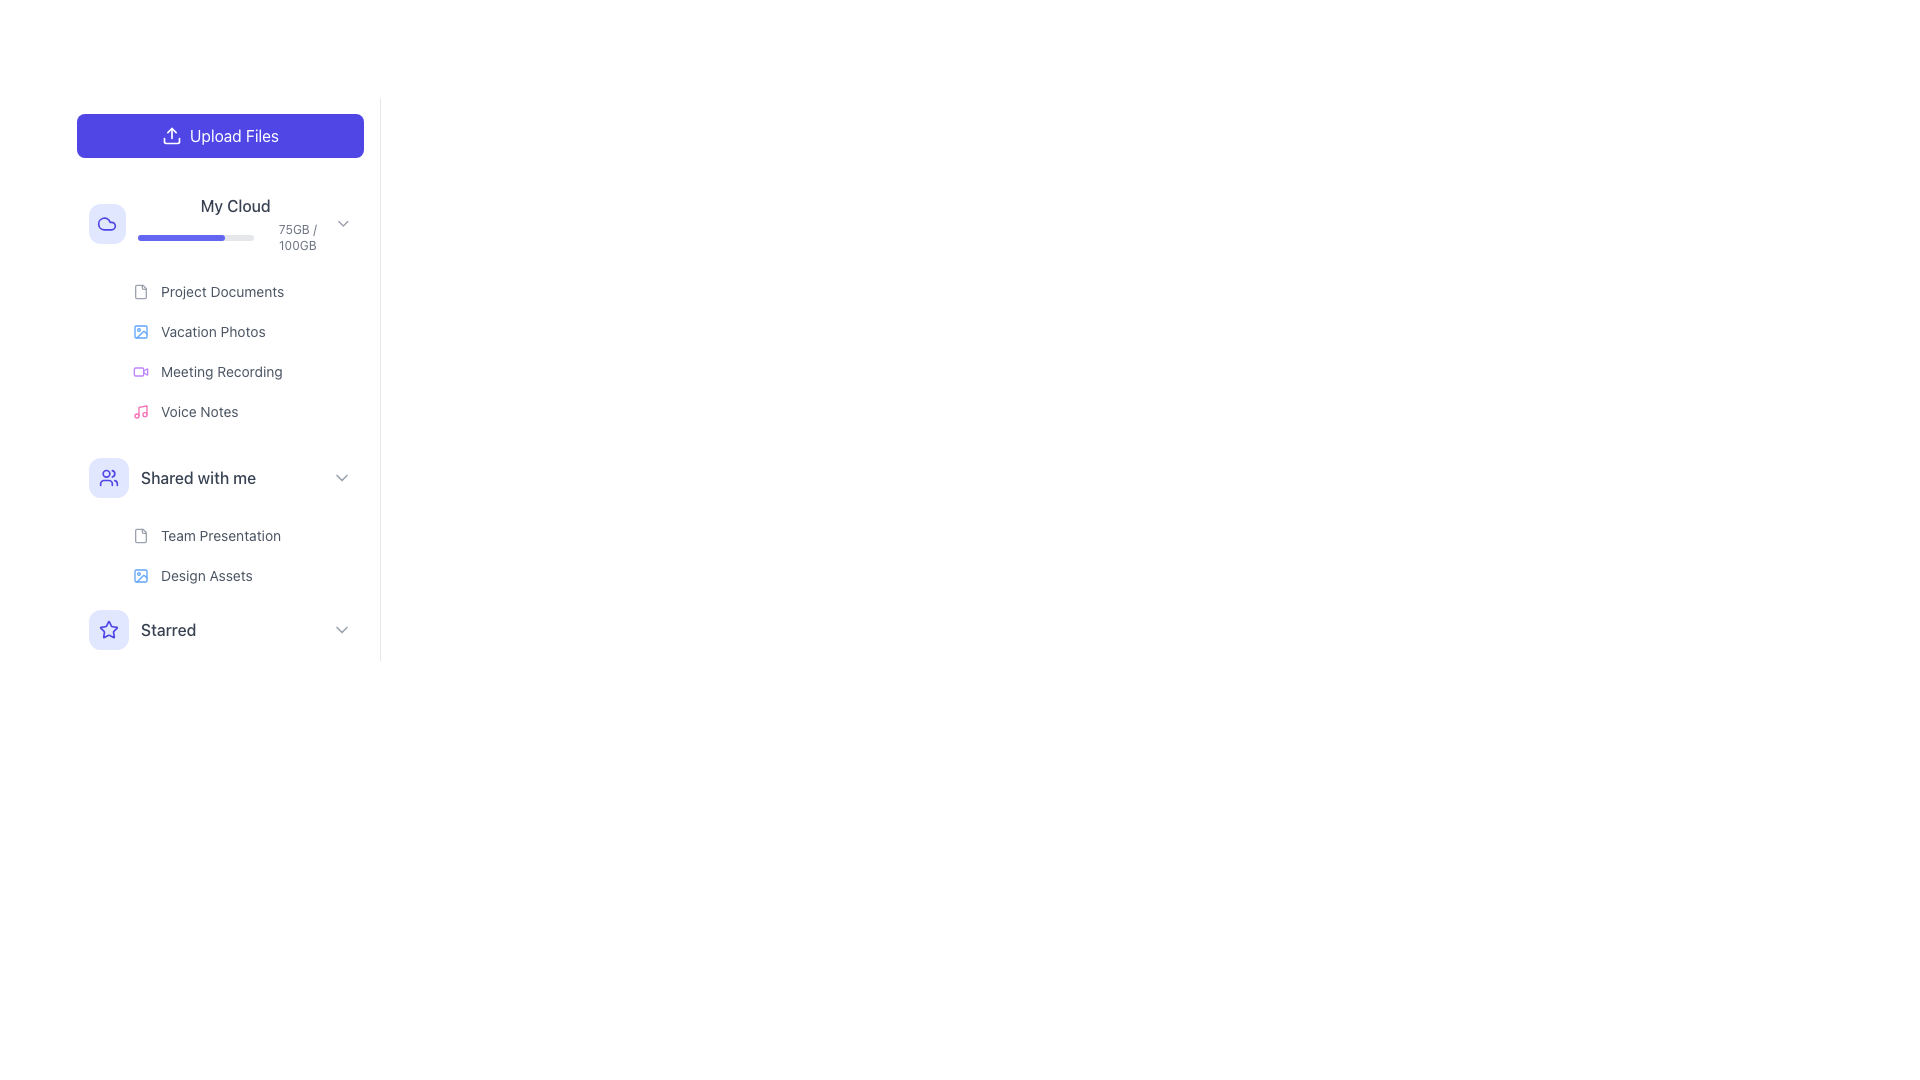  I want to click on the rounded rectangular button with a user icon, located to the left of the text 'Shared with me' in the vertical navigation menu, so click(108, 478).